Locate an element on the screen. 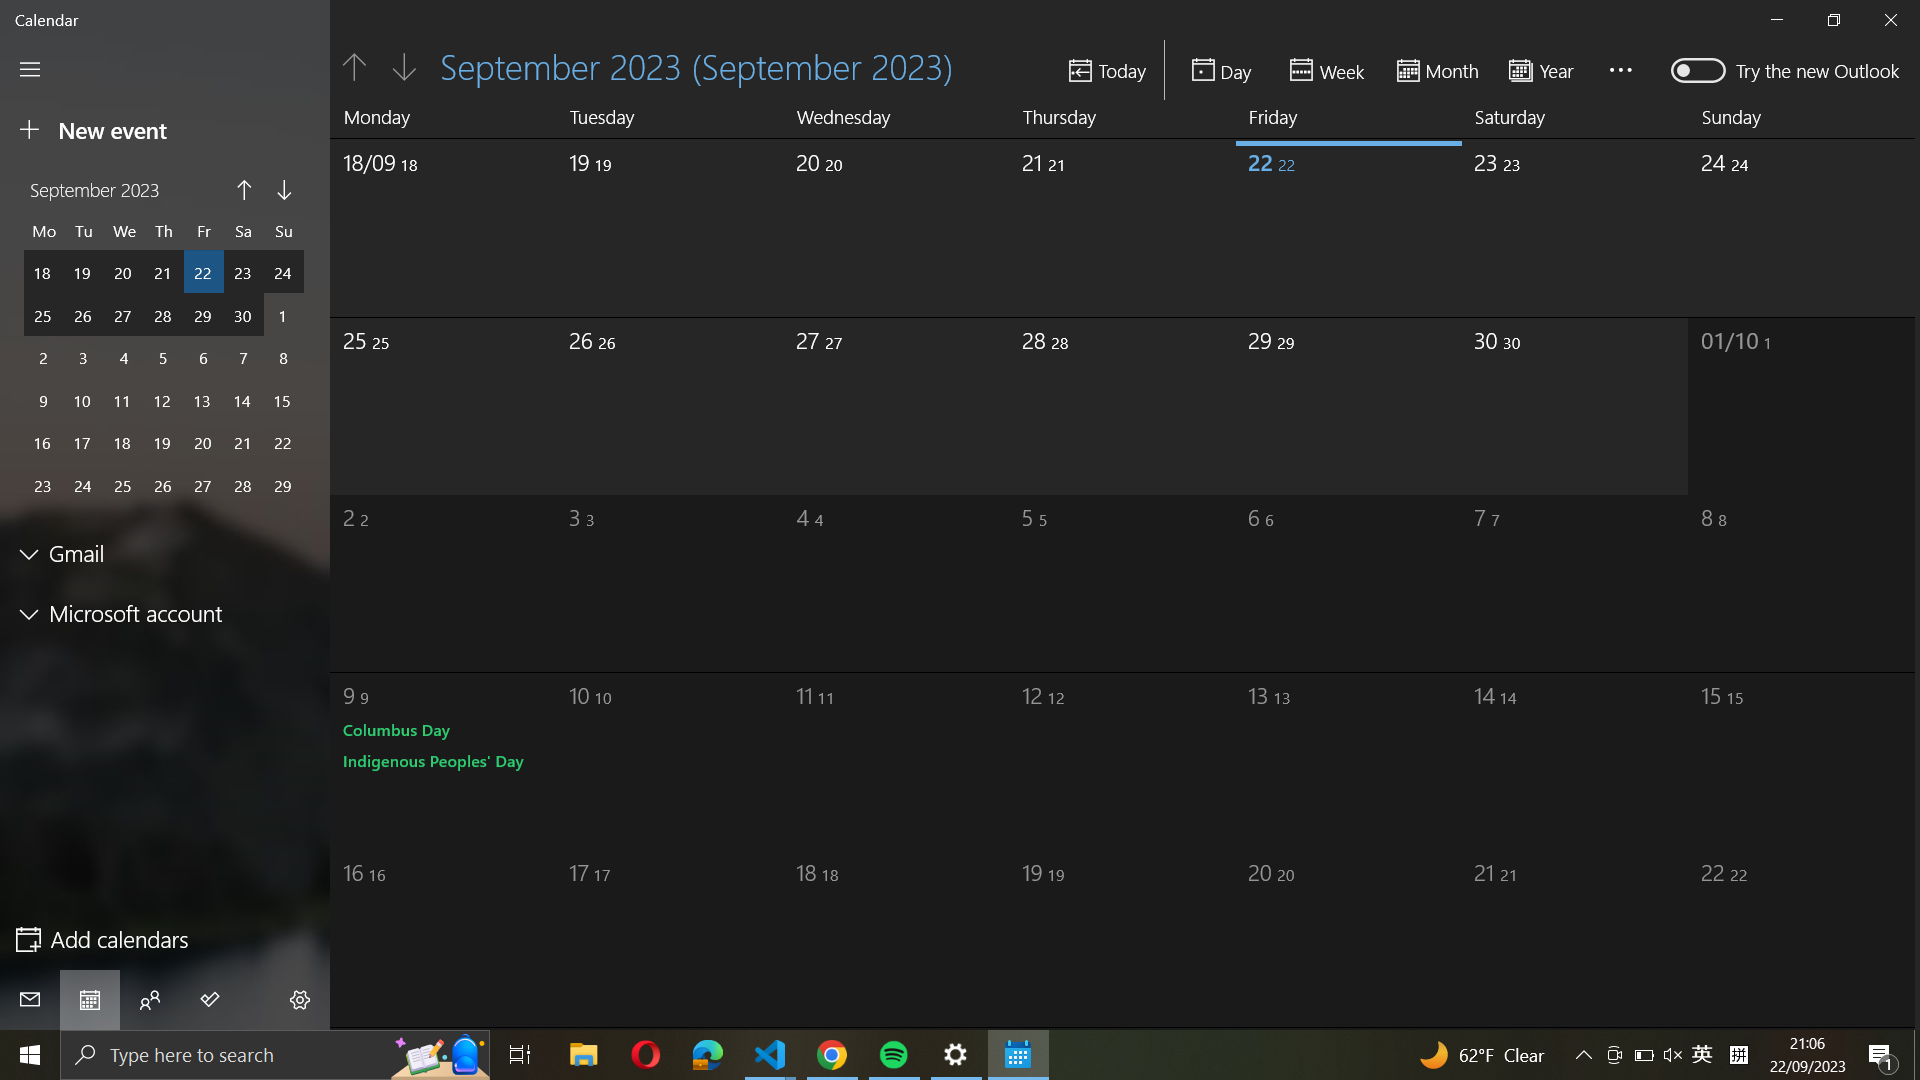 The height and width of the screenshot is (1080, 1920). Pick September"s last day is located at coordinates (1576, 220).